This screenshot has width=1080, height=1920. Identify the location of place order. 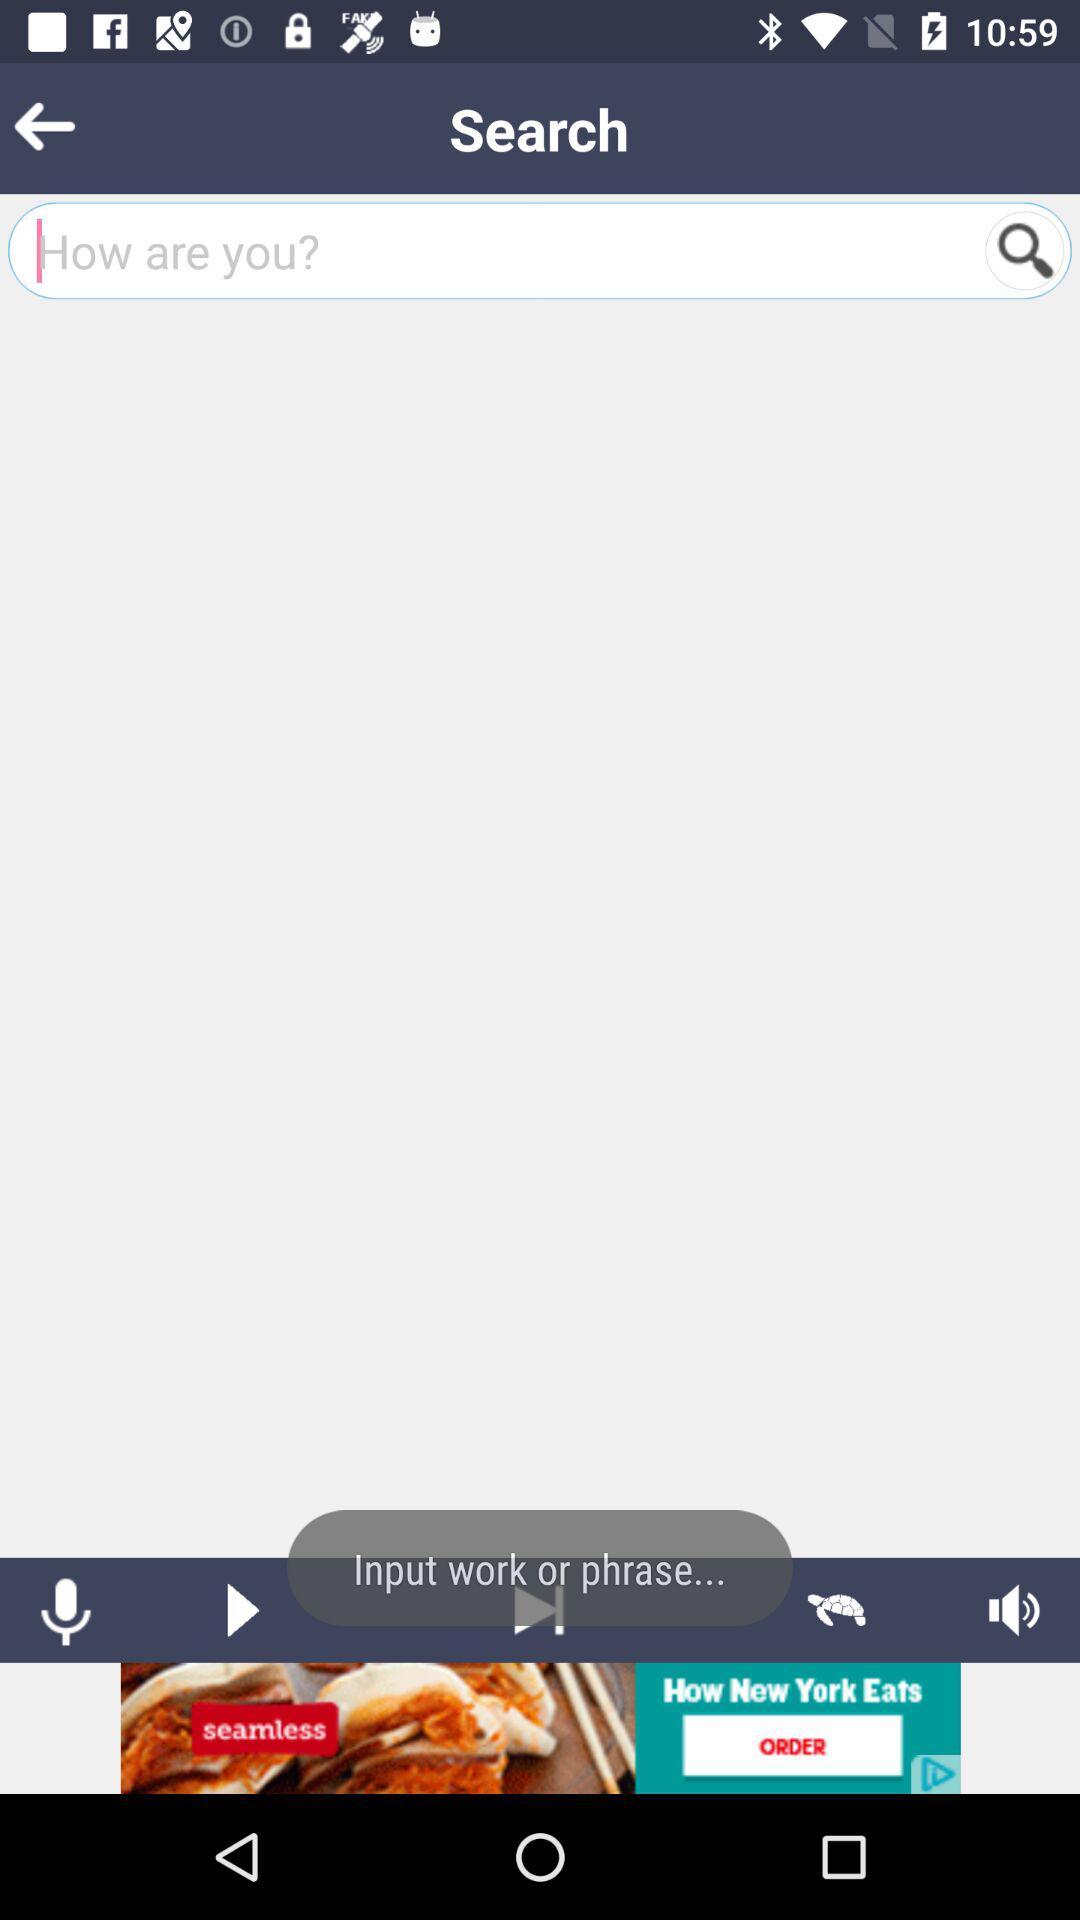
(540, 1727).